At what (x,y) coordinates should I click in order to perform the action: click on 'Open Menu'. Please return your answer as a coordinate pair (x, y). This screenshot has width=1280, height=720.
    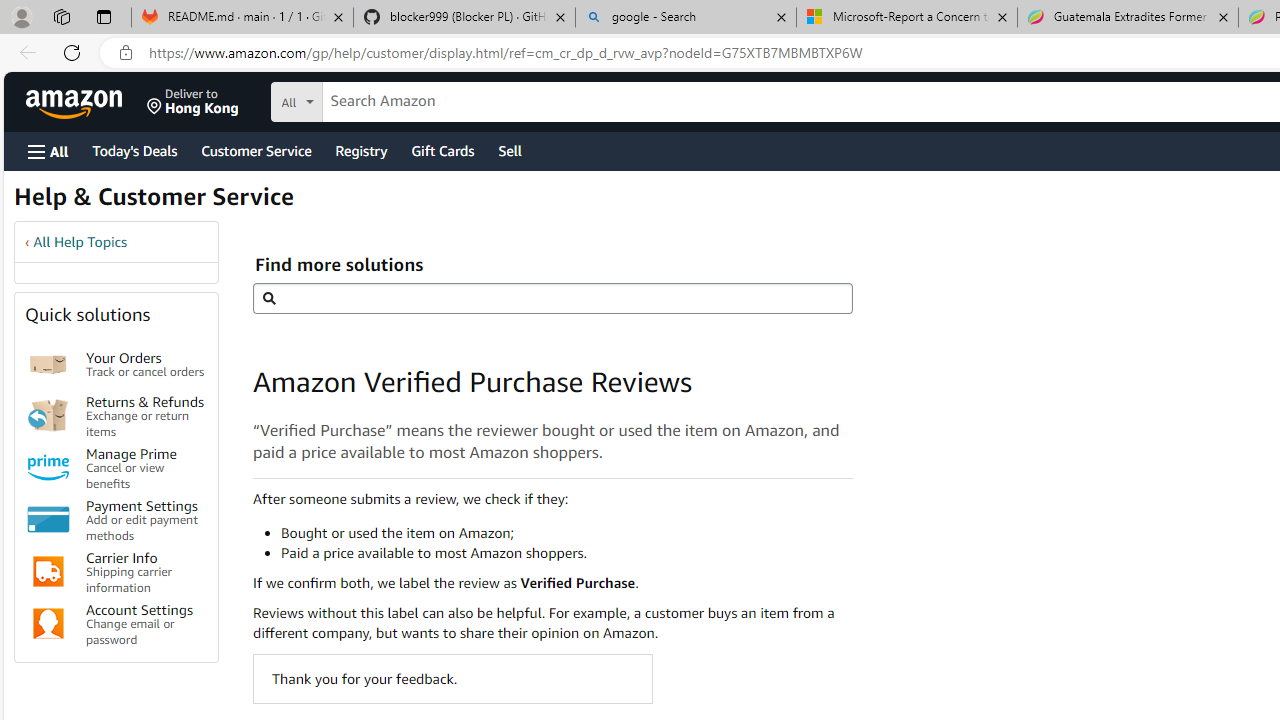
    Looking at the image, I should click on (48, 150).